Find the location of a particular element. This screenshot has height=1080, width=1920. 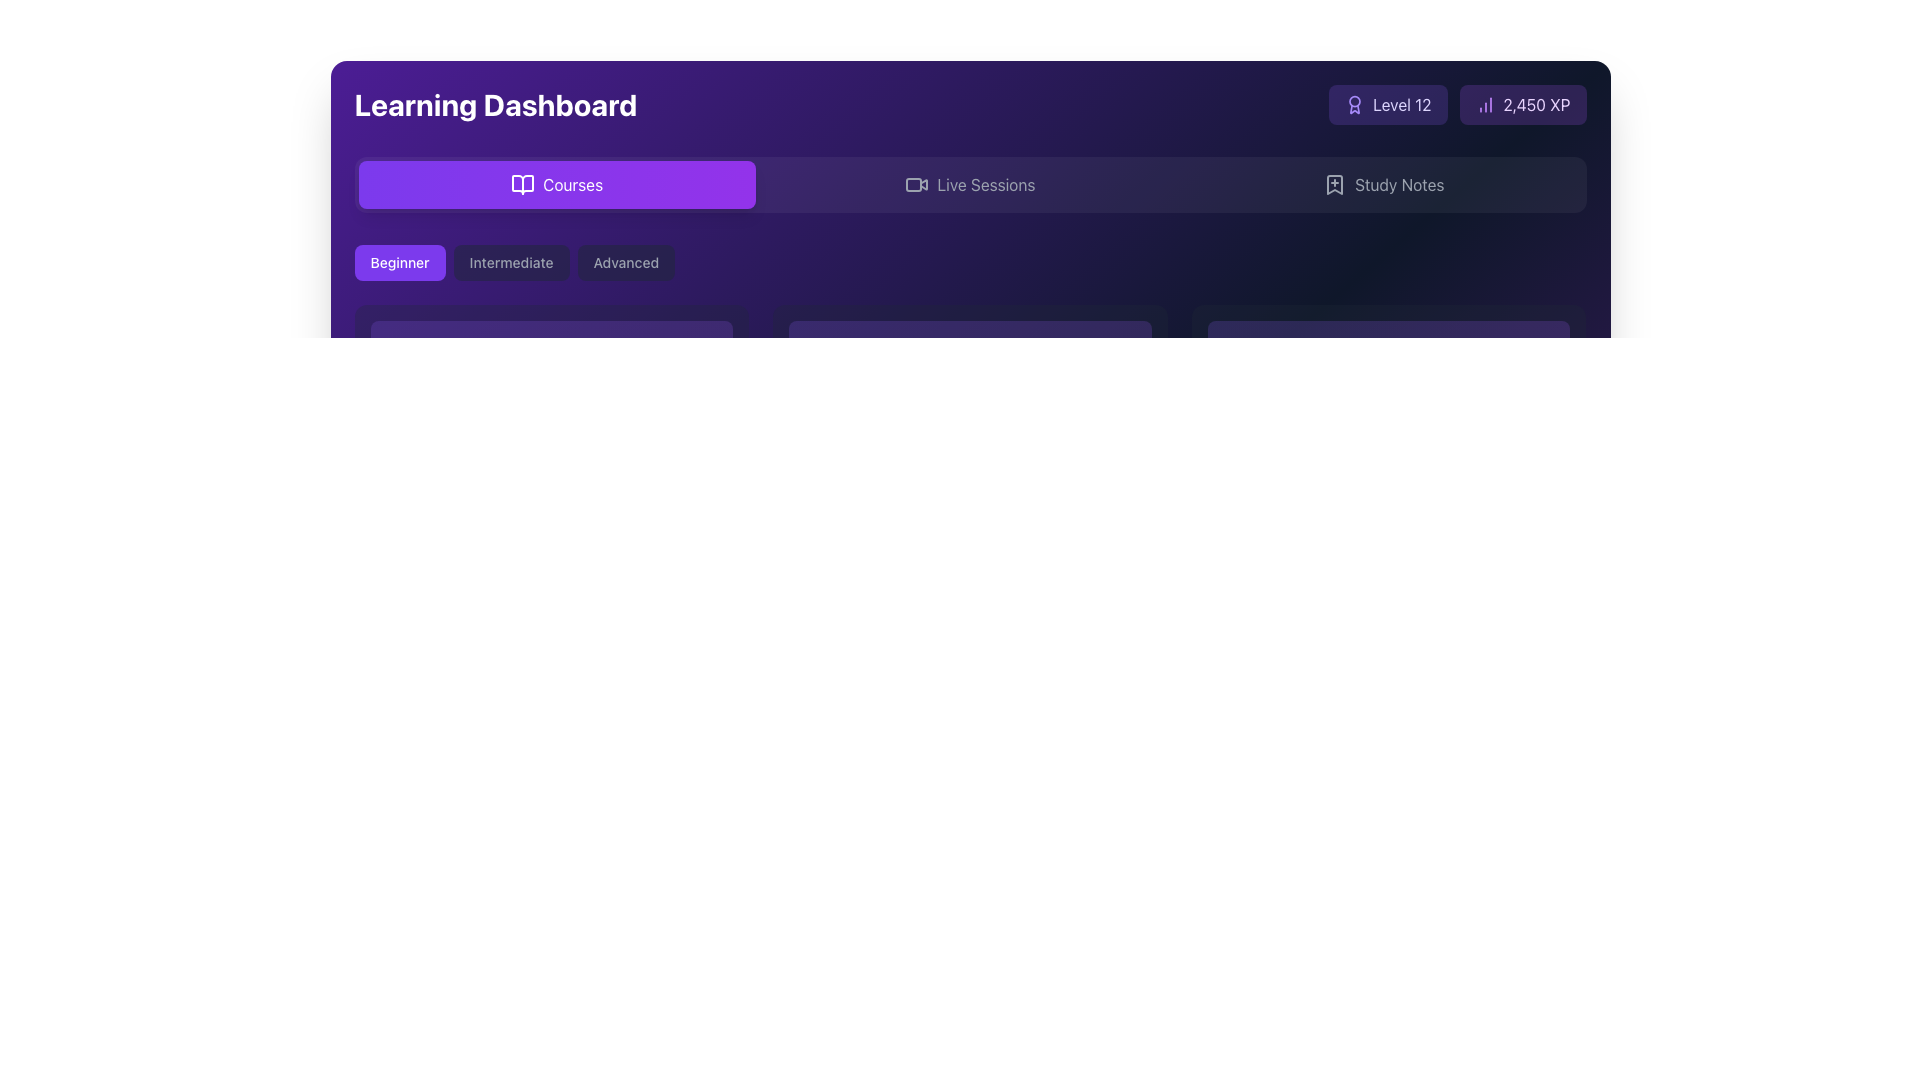

the 'Courses' icon located on the left side of the 'Courses' button to read the associated label is located at coordinates (523, 185).